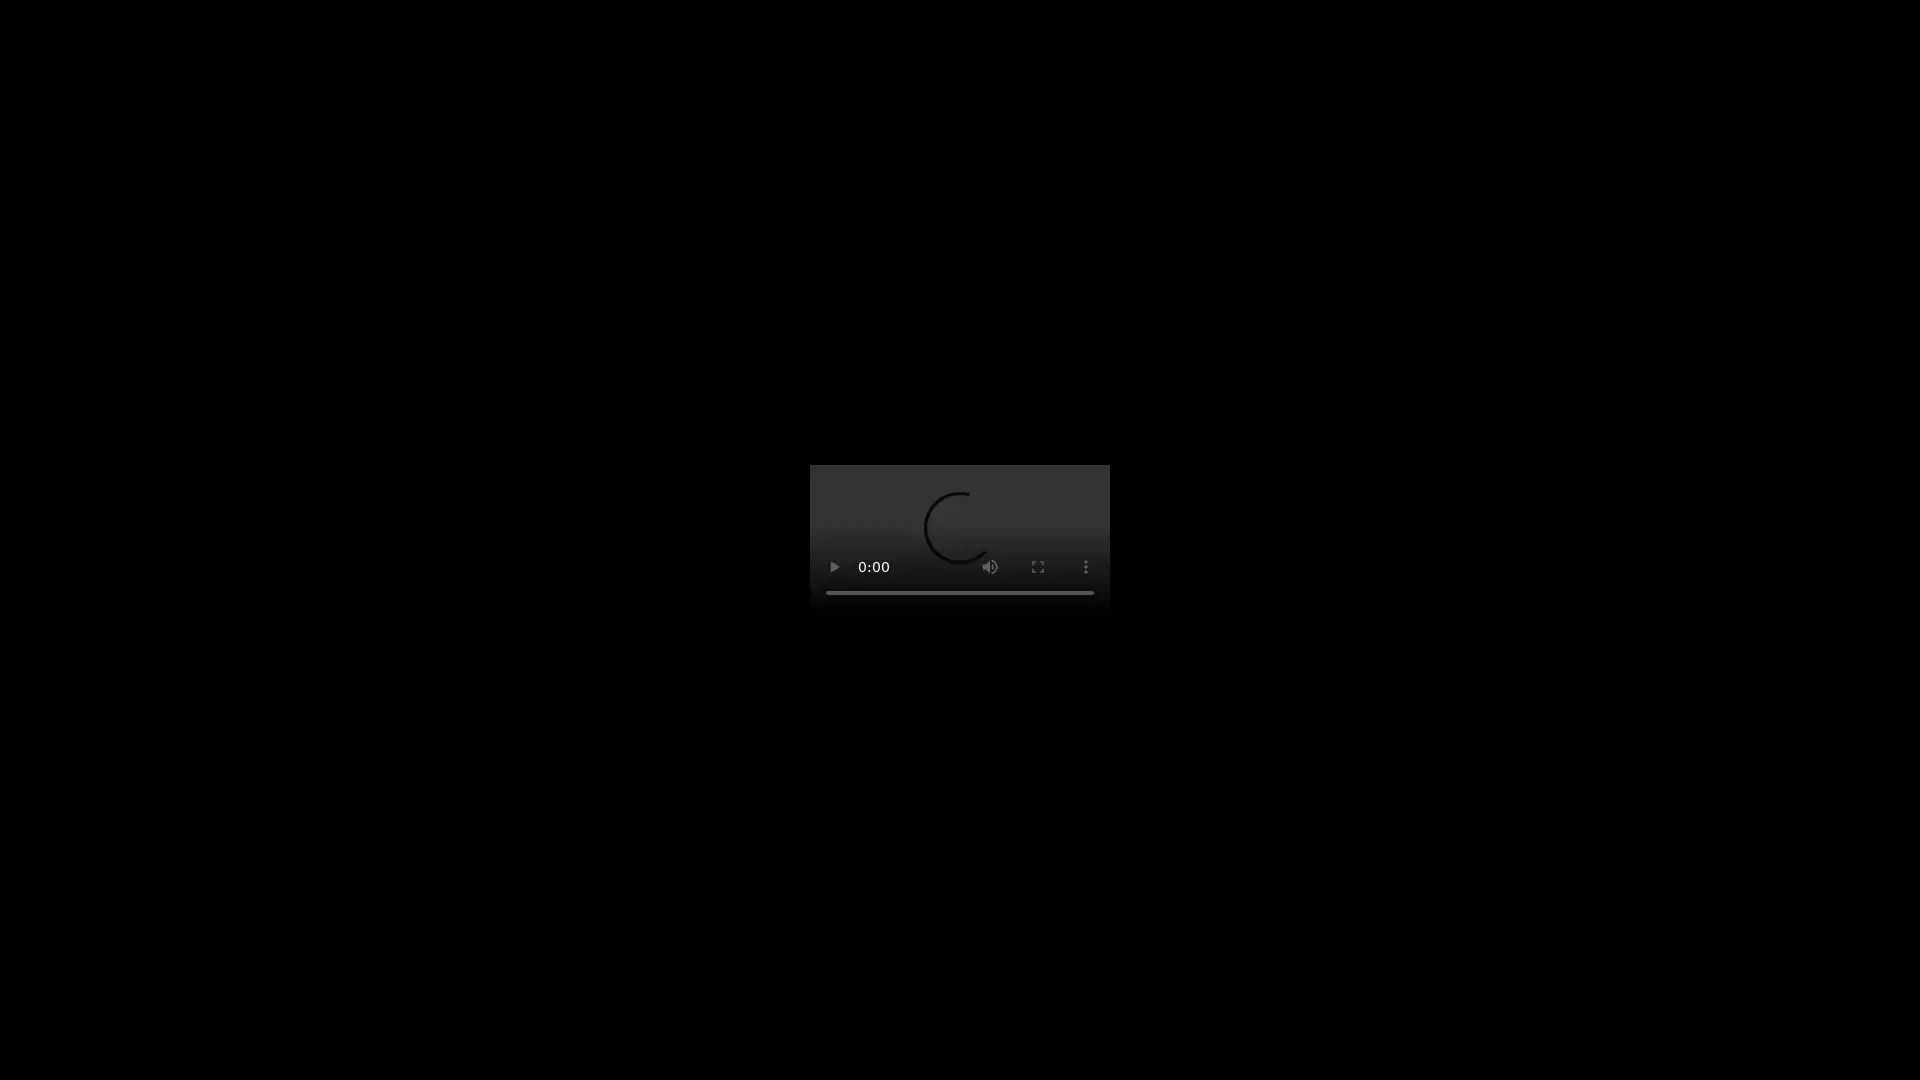 The width and height of the screenshot is (1920, 1080). What do you see at coordinates (1084, 567) in the screenshot?
I see `show more media controls` at bounding box center [1084, 567].